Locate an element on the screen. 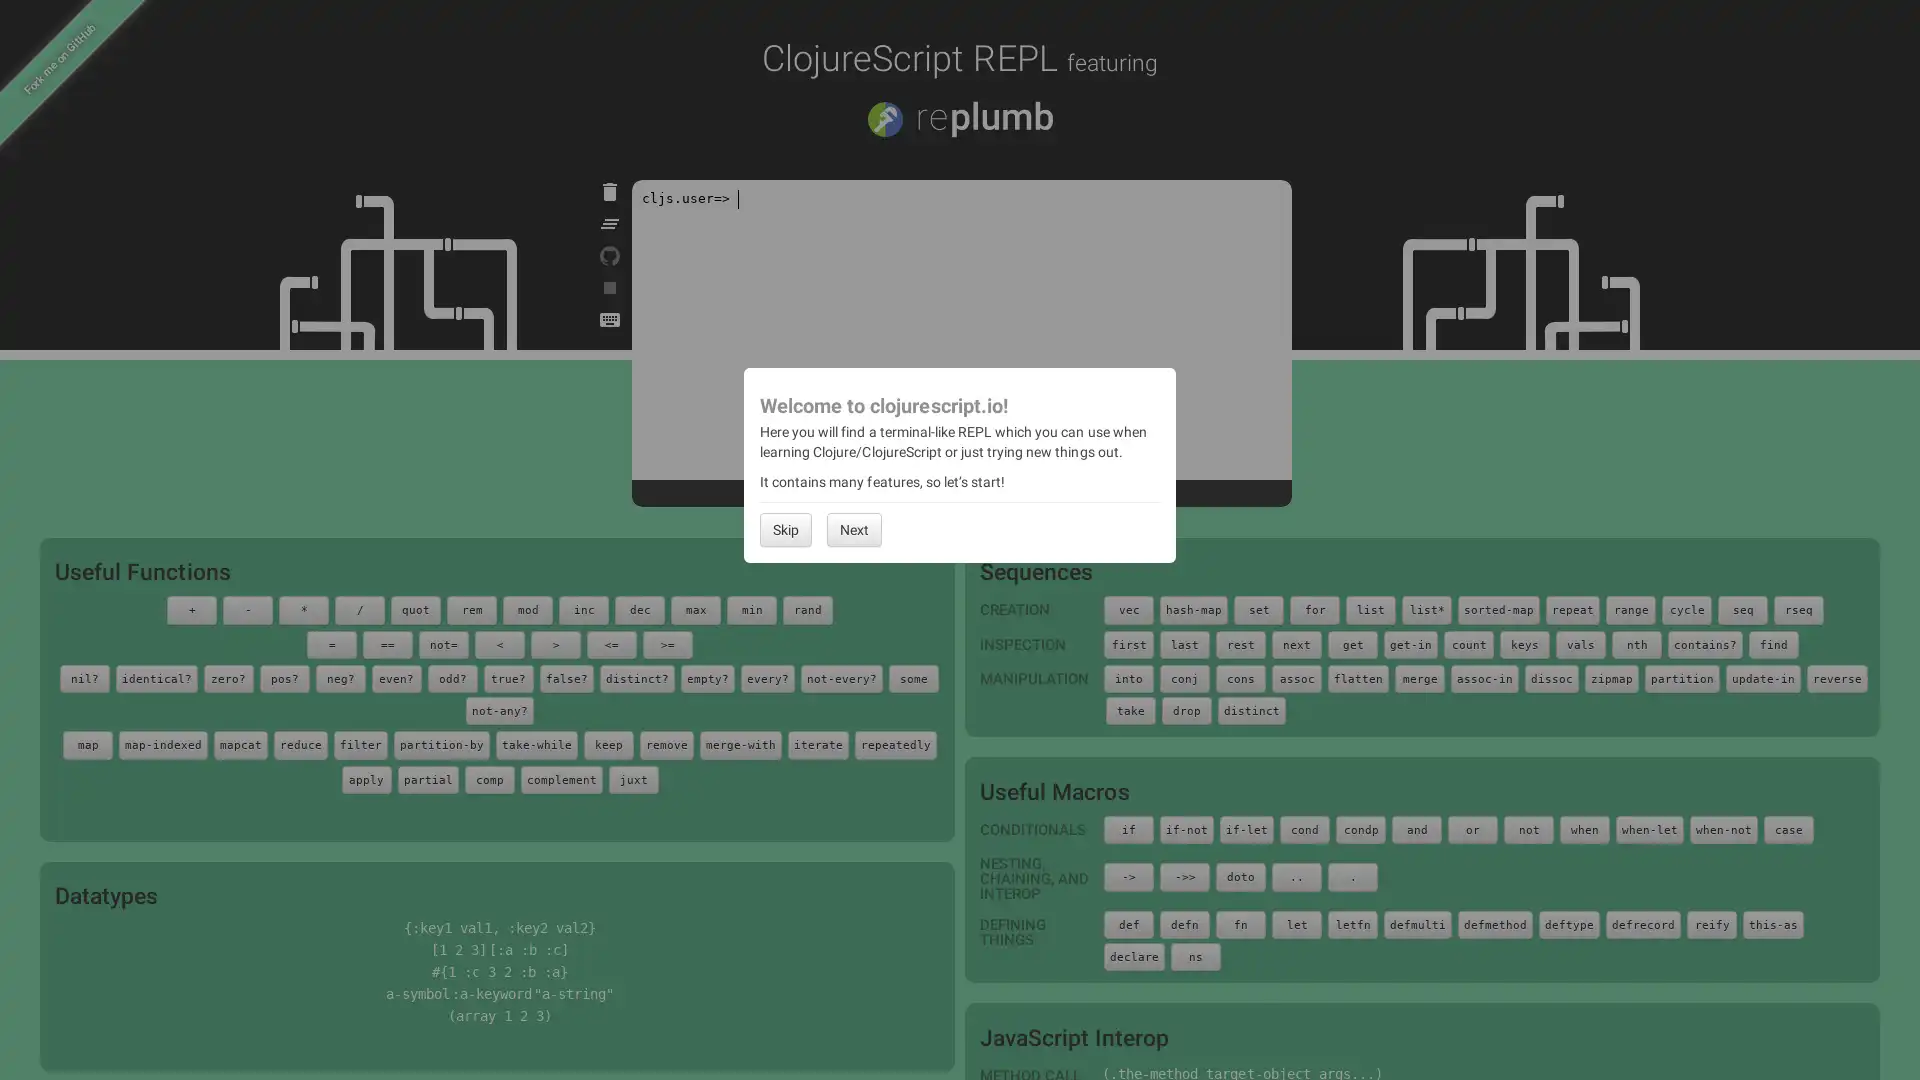 The height and width of the screenshot is (1080, 1920). = is located at coordinates (331, 644).